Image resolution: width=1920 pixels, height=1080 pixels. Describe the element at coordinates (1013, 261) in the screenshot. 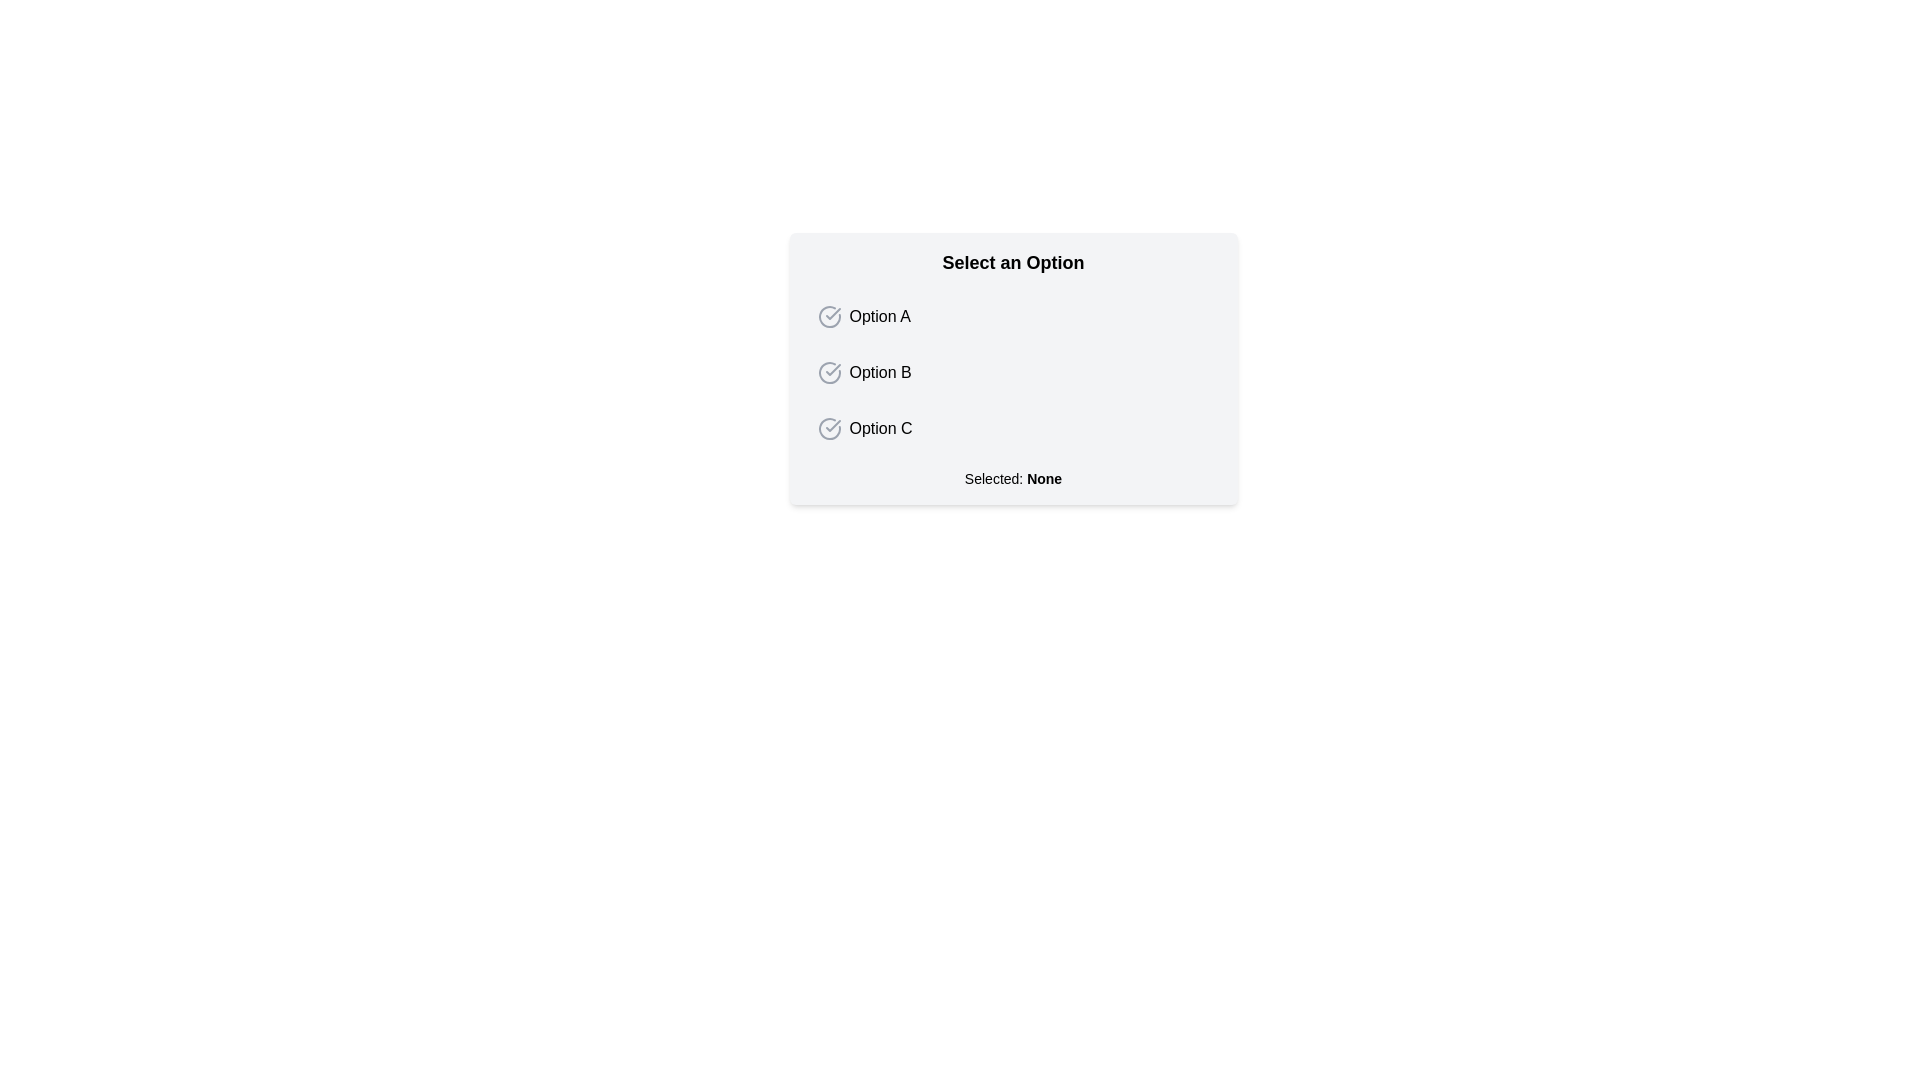

I see `the heading text label that indicates the purpose of the options below it, located at the top of the card-like structure` at that location.